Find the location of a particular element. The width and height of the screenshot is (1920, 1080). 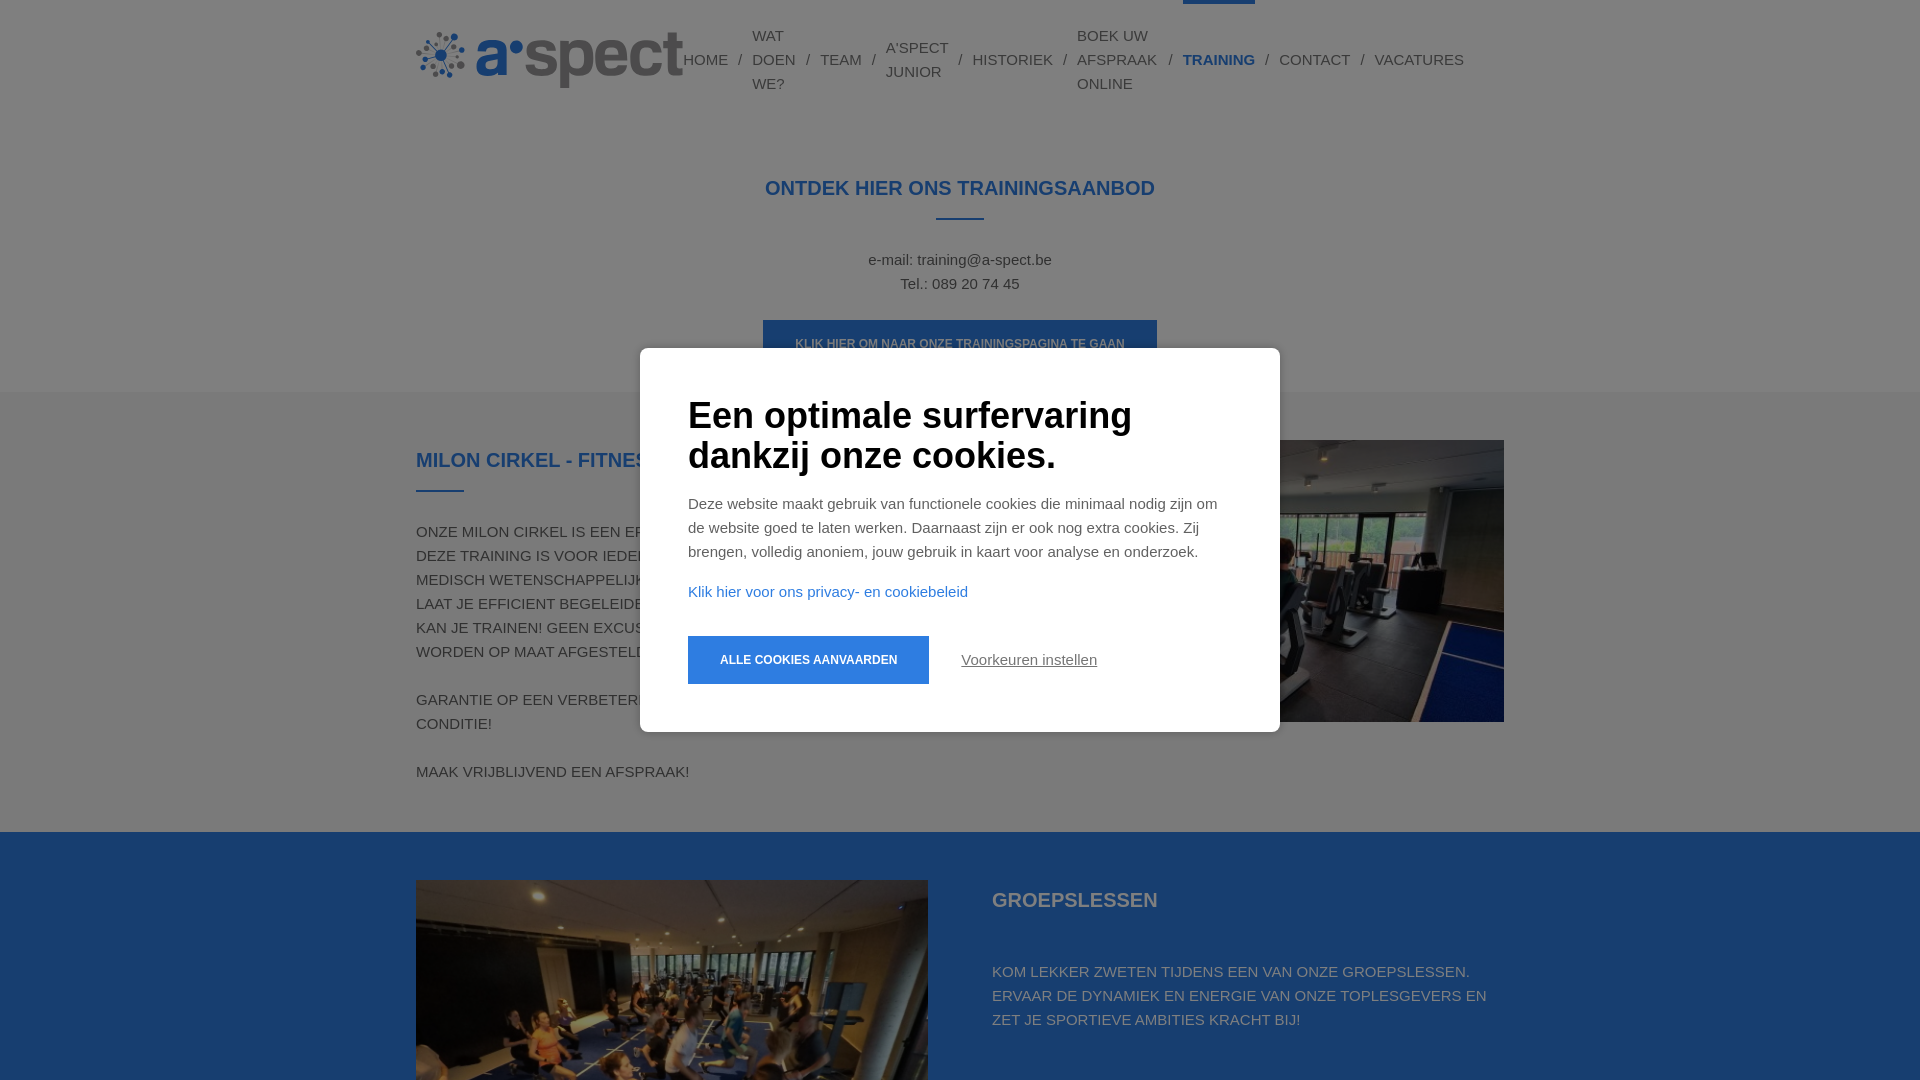

'HISTORIEK' is located at coordinates (1012, 59).